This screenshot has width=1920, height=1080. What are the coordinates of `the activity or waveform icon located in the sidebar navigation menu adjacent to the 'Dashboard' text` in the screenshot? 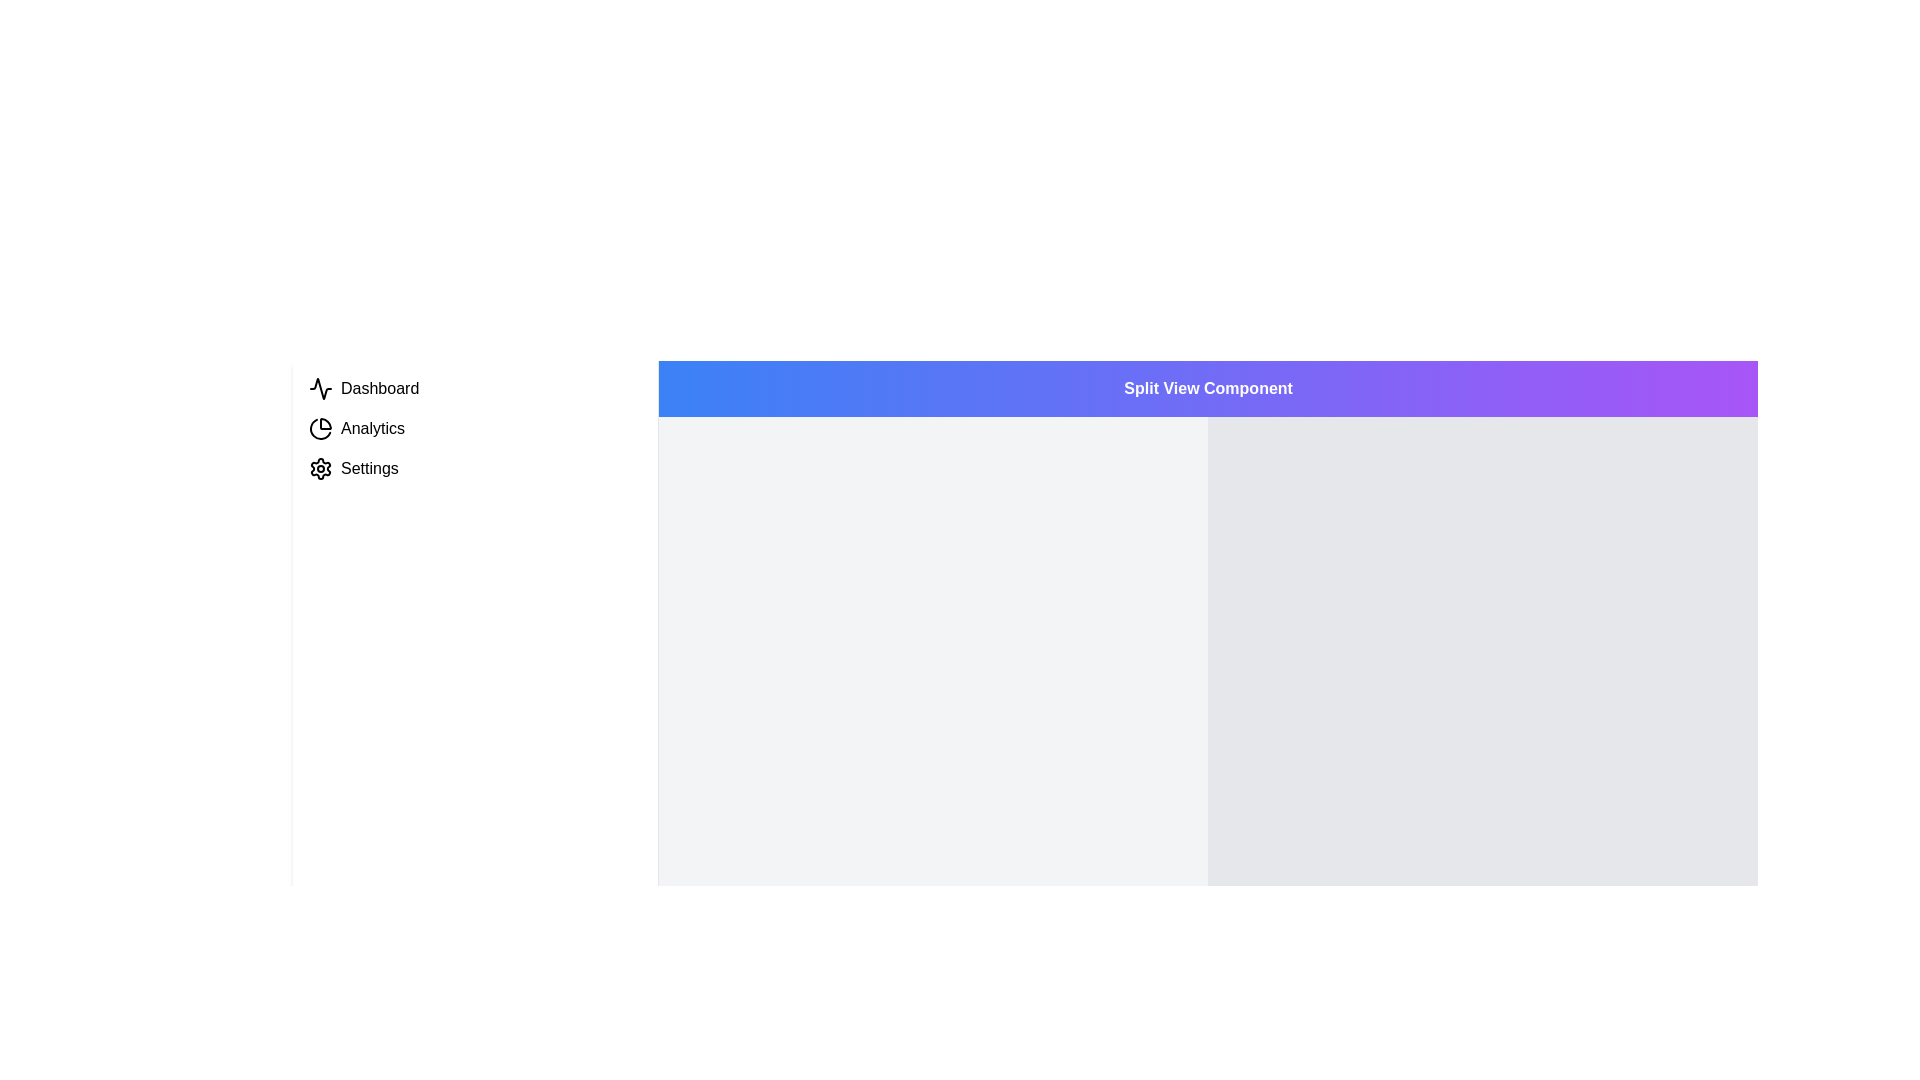 It's located at (321, 389).